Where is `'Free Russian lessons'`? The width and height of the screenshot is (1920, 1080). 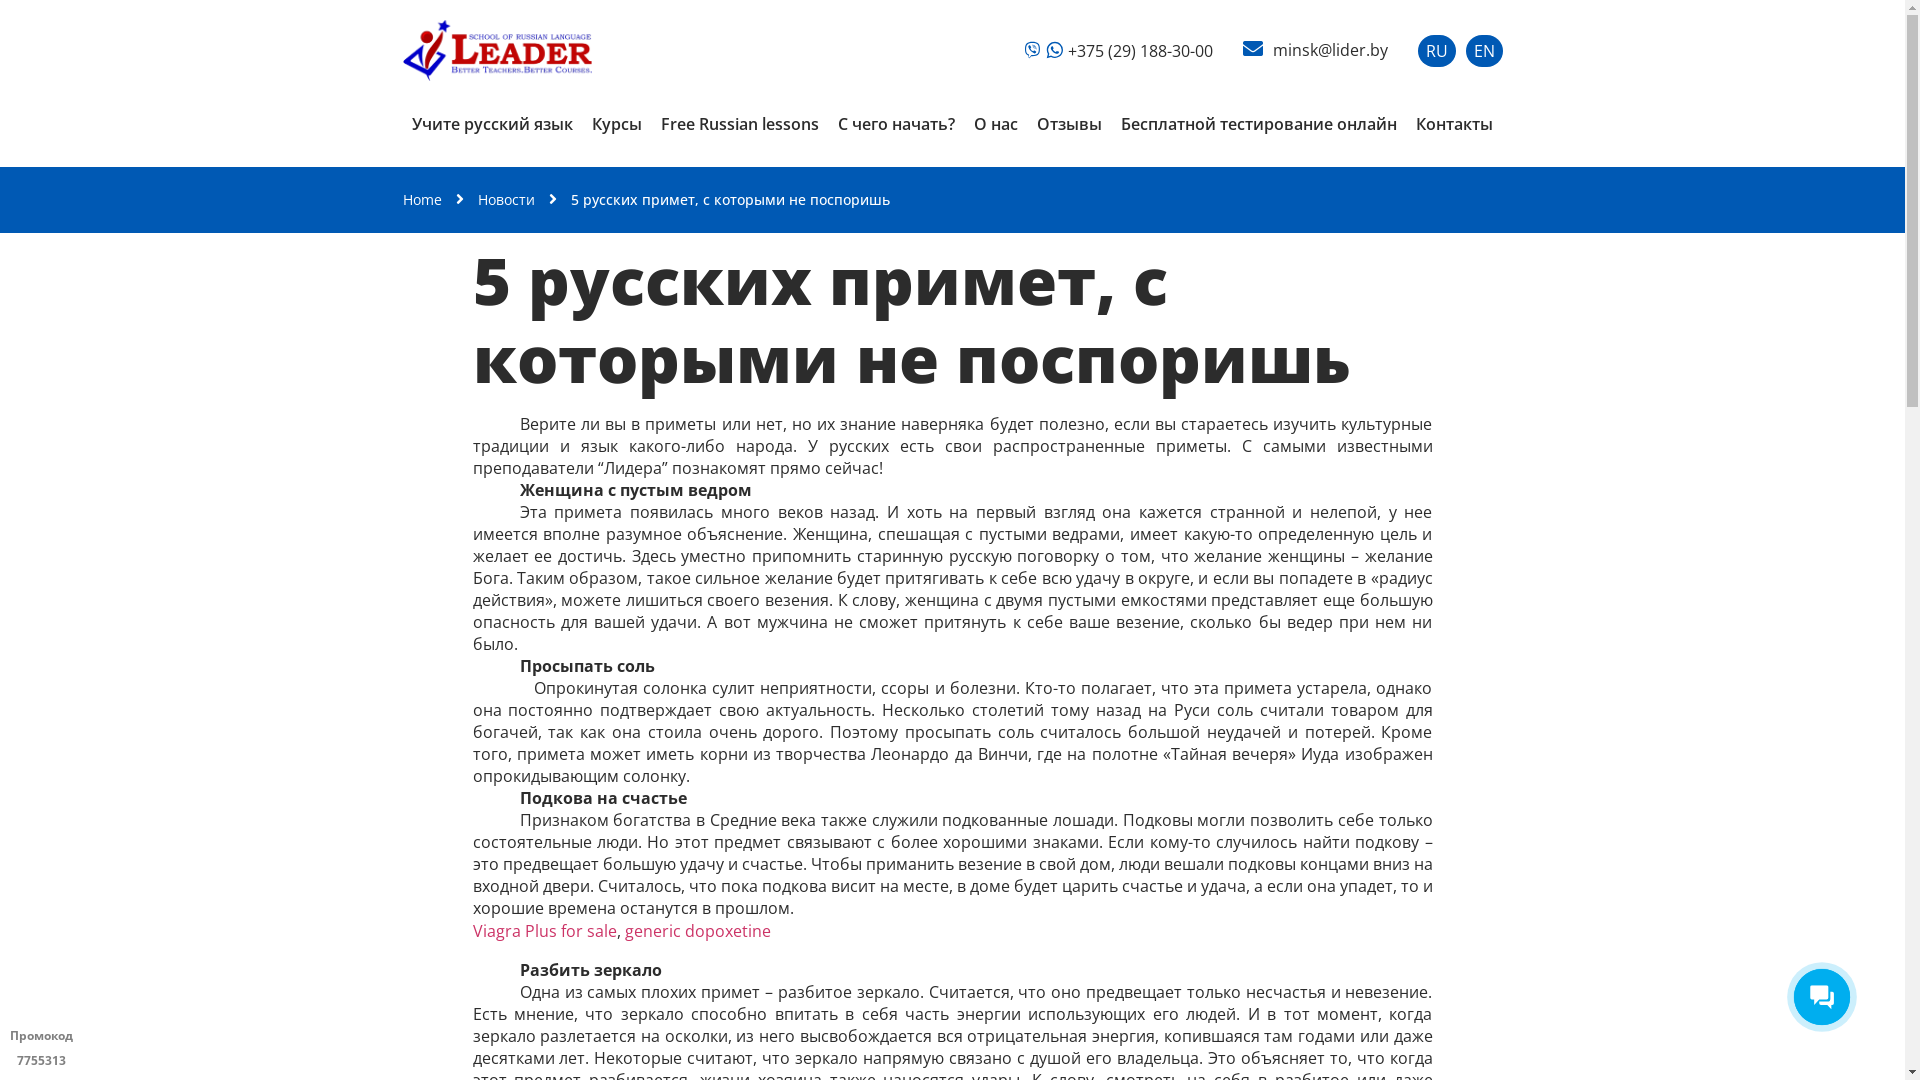 'Free Russian lessons' is located at coordinates (739, 123).